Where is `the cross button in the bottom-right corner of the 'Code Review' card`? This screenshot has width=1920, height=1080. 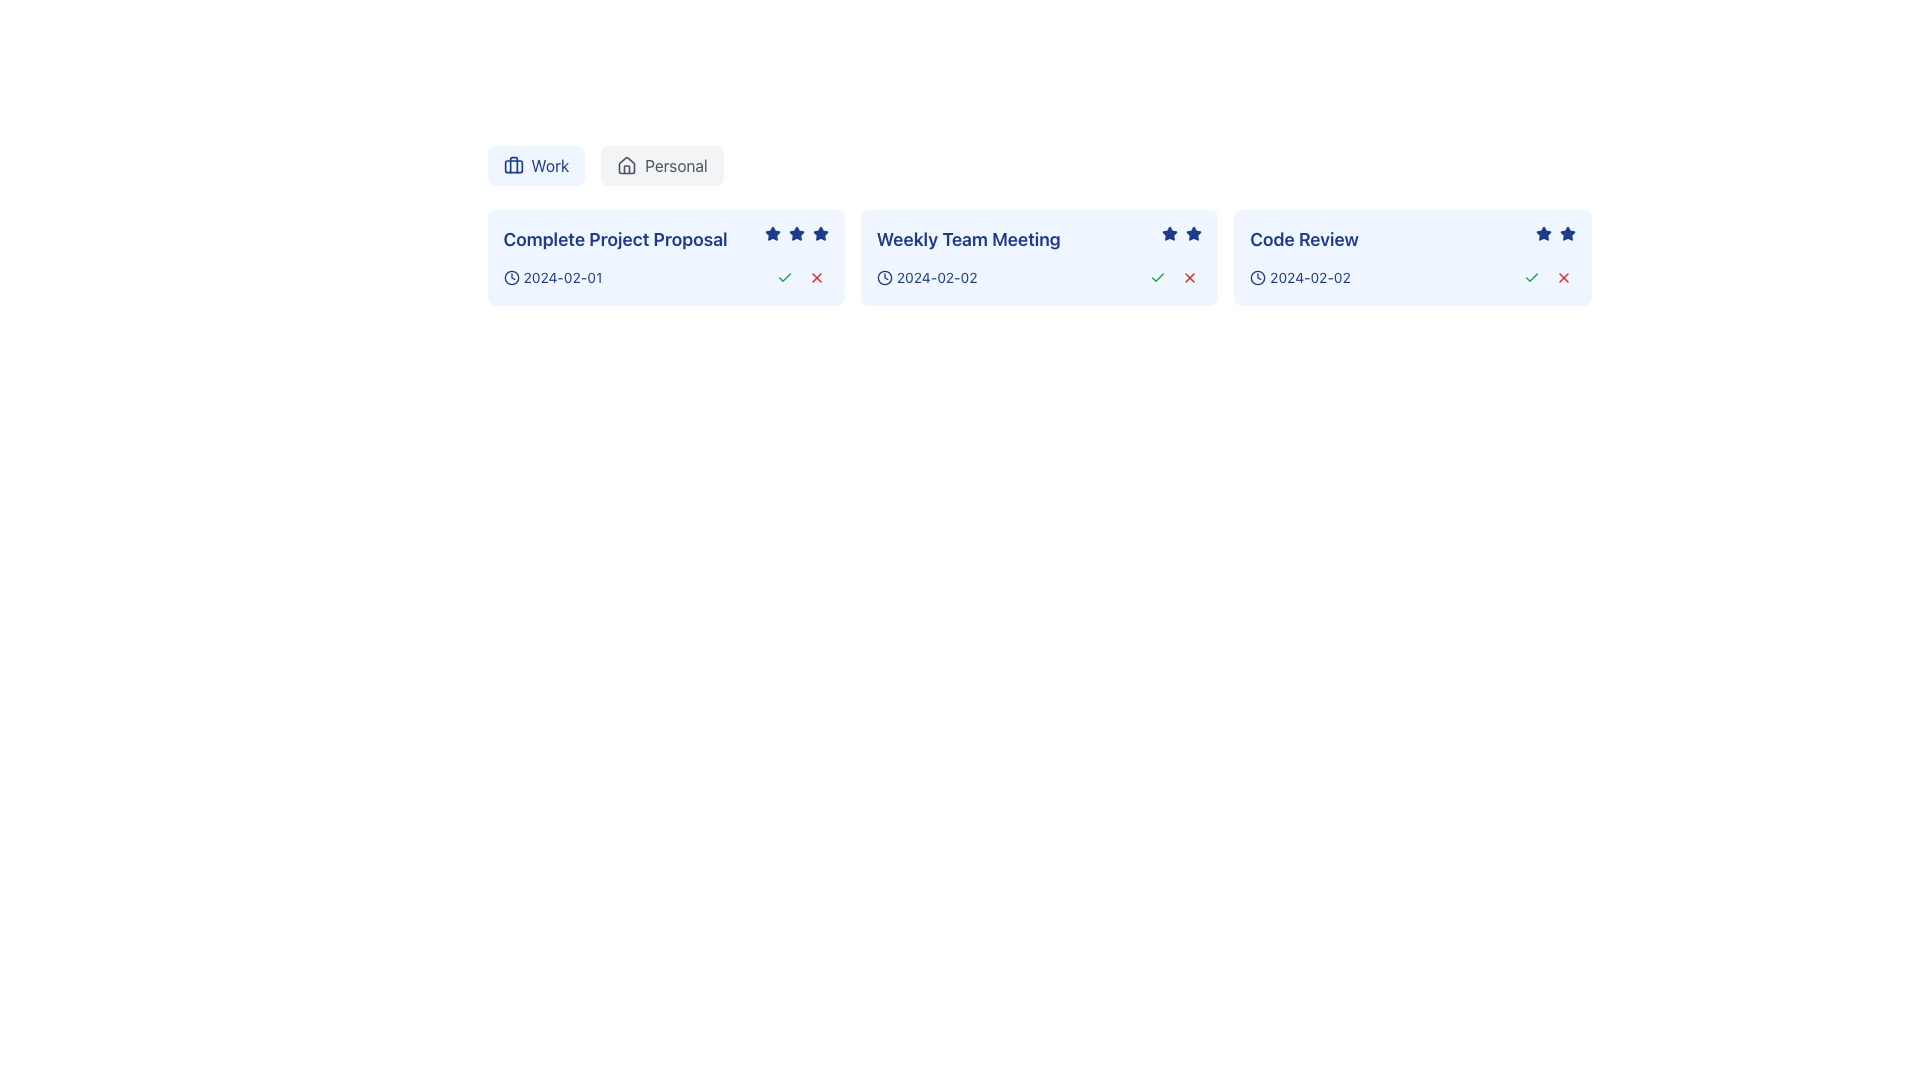 the cross button in the bottom-right corner of the 'Code Review' card is located at coordinates (1546, 277).